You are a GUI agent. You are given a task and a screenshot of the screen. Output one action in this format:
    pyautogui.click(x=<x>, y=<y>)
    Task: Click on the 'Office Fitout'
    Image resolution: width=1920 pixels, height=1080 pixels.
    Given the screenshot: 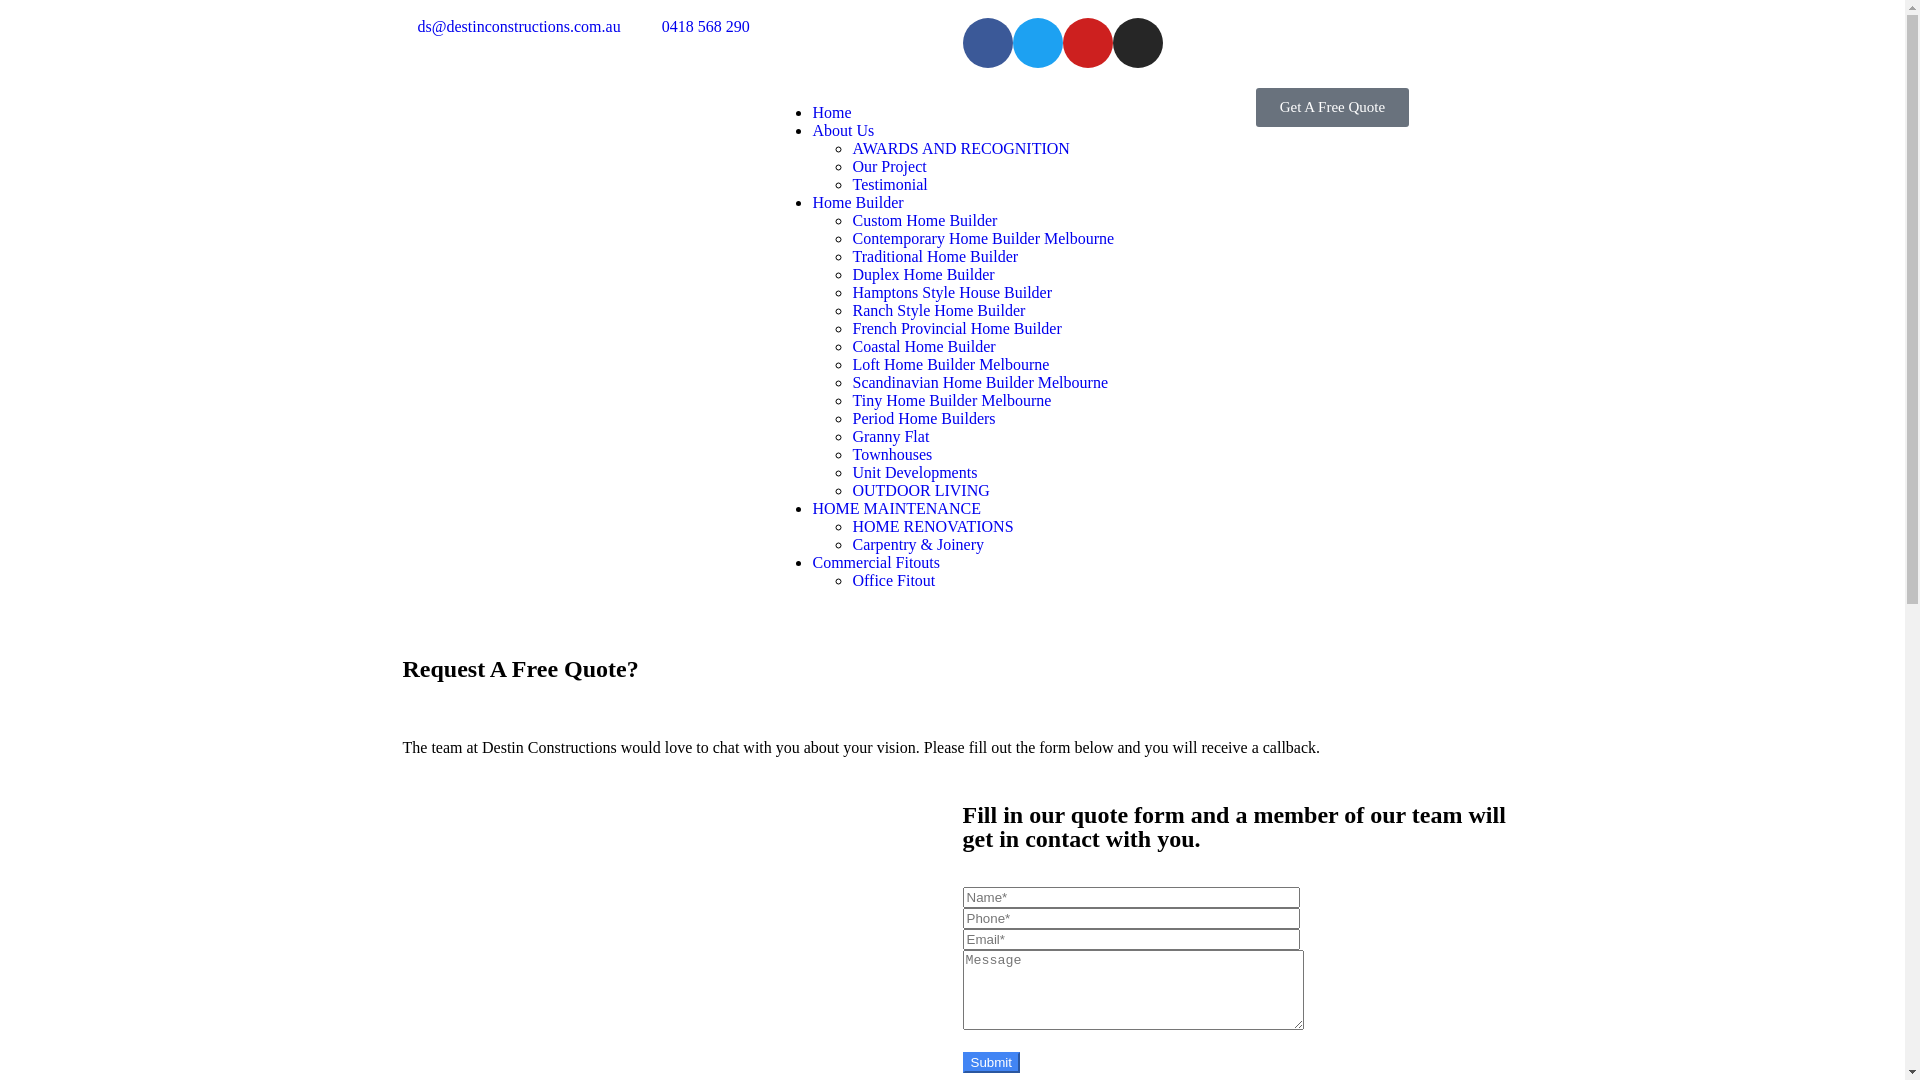 What is the action you would take?
    pyautogui.click(x=892, y=580)
    